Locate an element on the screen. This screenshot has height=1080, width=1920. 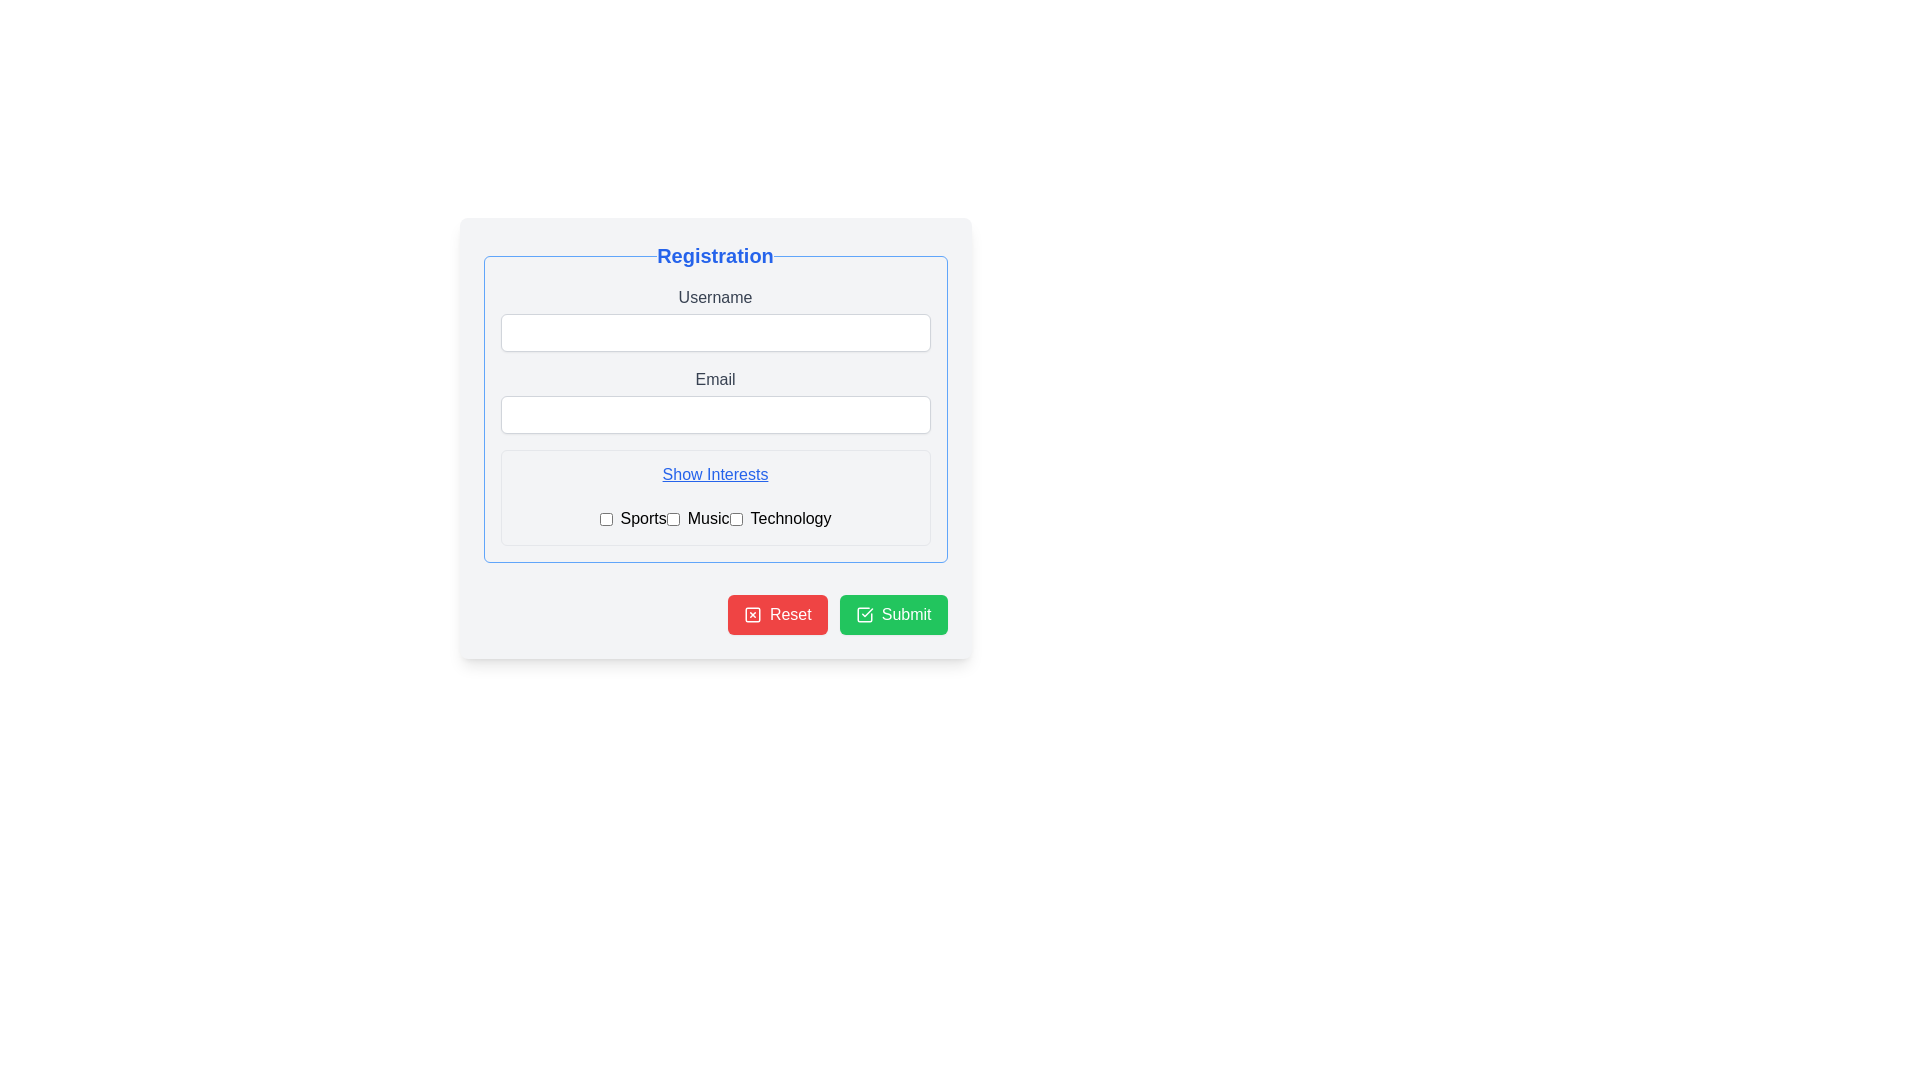
the label 'Technology' of the checkbox is located at coordinates (779, 518).